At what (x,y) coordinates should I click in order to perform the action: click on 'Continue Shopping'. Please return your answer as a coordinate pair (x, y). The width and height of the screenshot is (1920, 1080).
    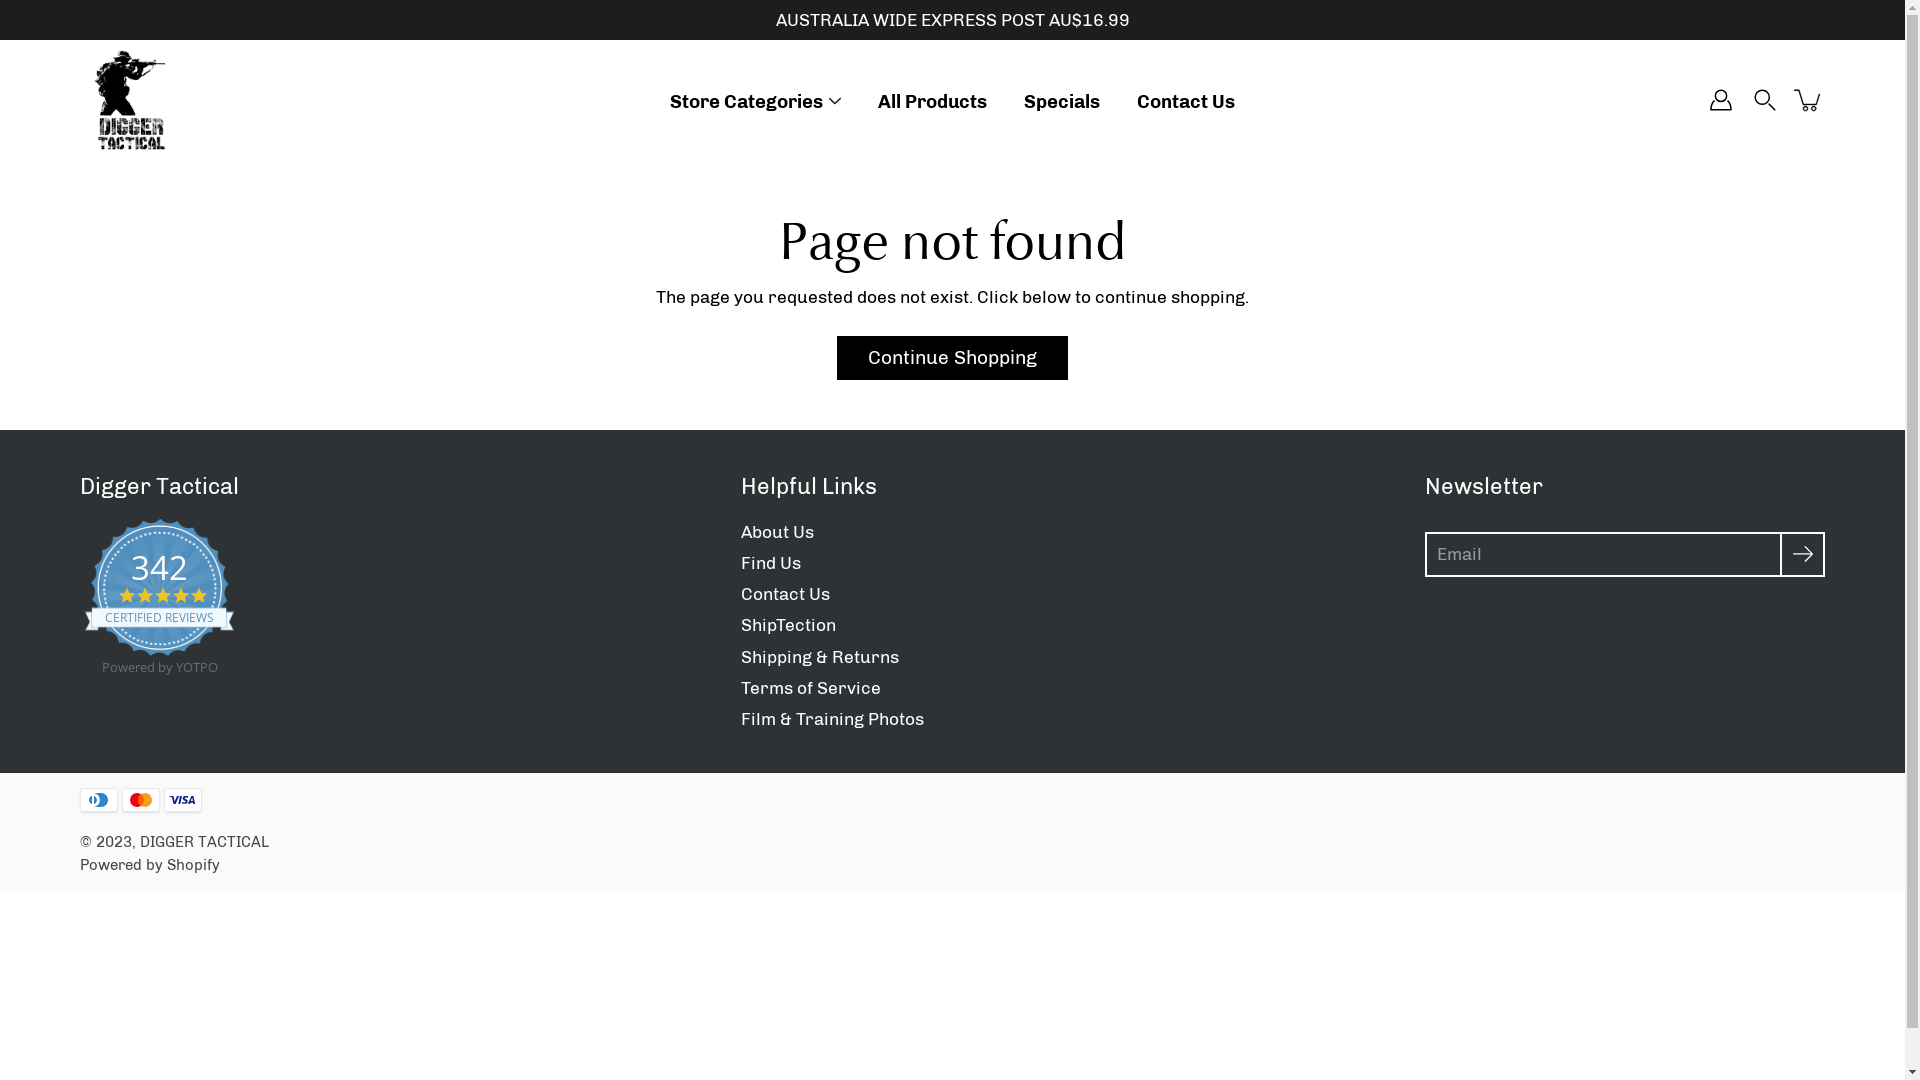
    Looking at the image, I should click on (951, 357).